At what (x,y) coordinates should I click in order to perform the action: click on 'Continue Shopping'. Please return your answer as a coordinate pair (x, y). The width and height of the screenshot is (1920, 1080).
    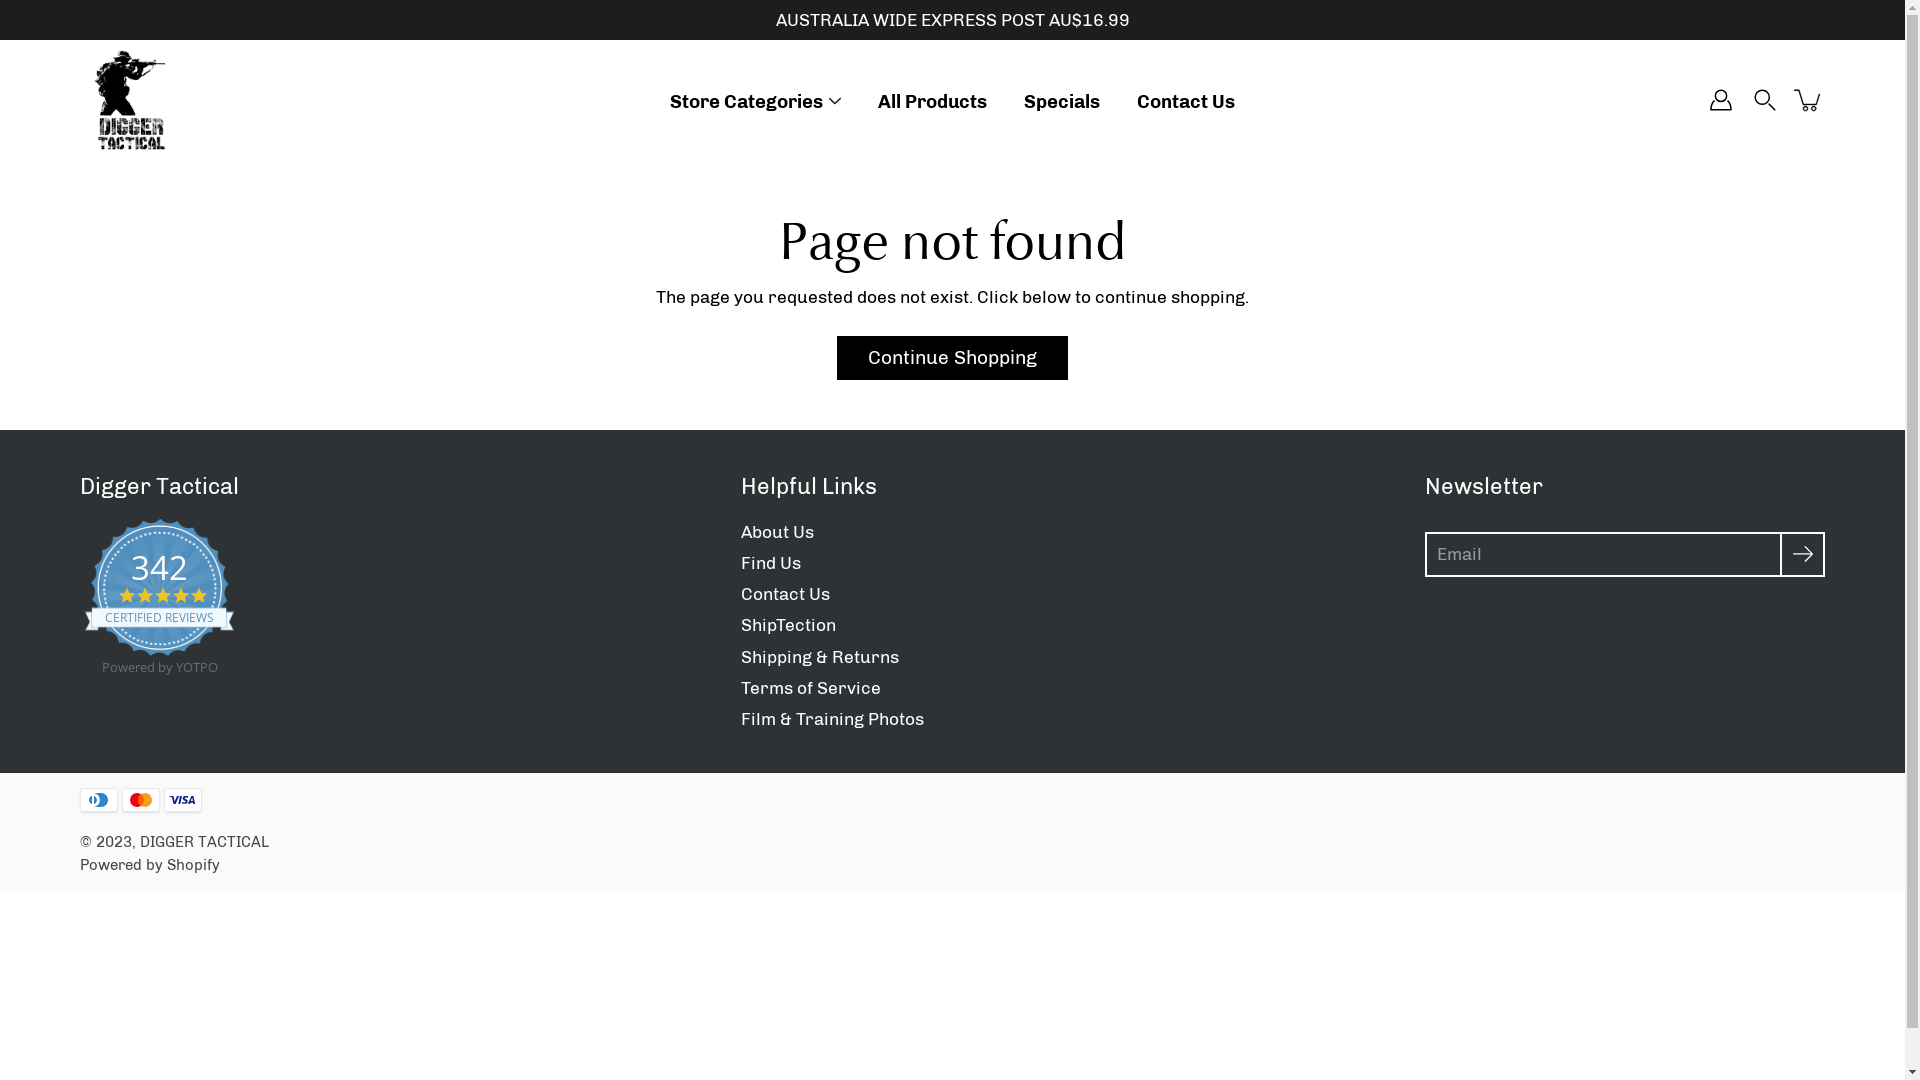
    Looking at the image, I should click on (951, 357).